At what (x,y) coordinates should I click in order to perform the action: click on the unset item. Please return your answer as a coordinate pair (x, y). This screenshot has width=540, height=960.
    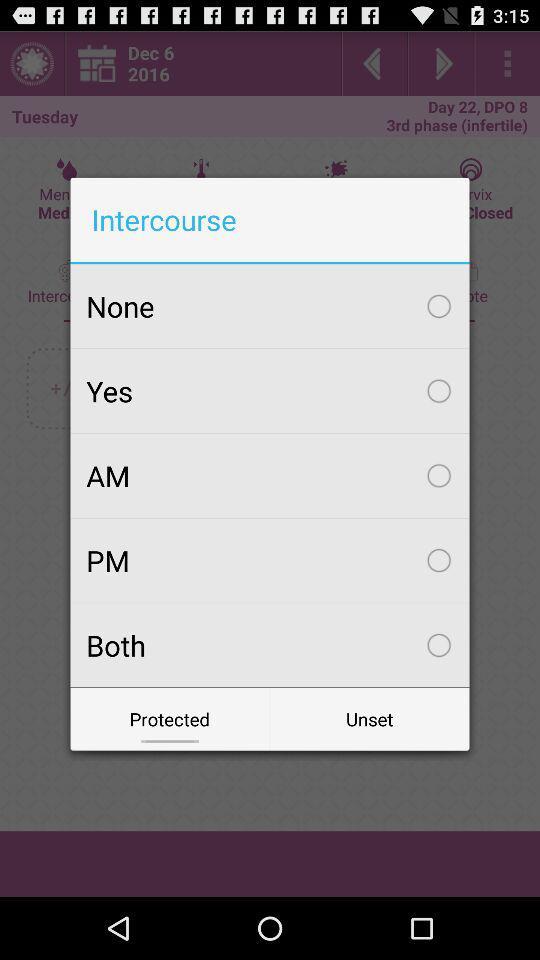
    Looking at the image, I should click on (368, 719).